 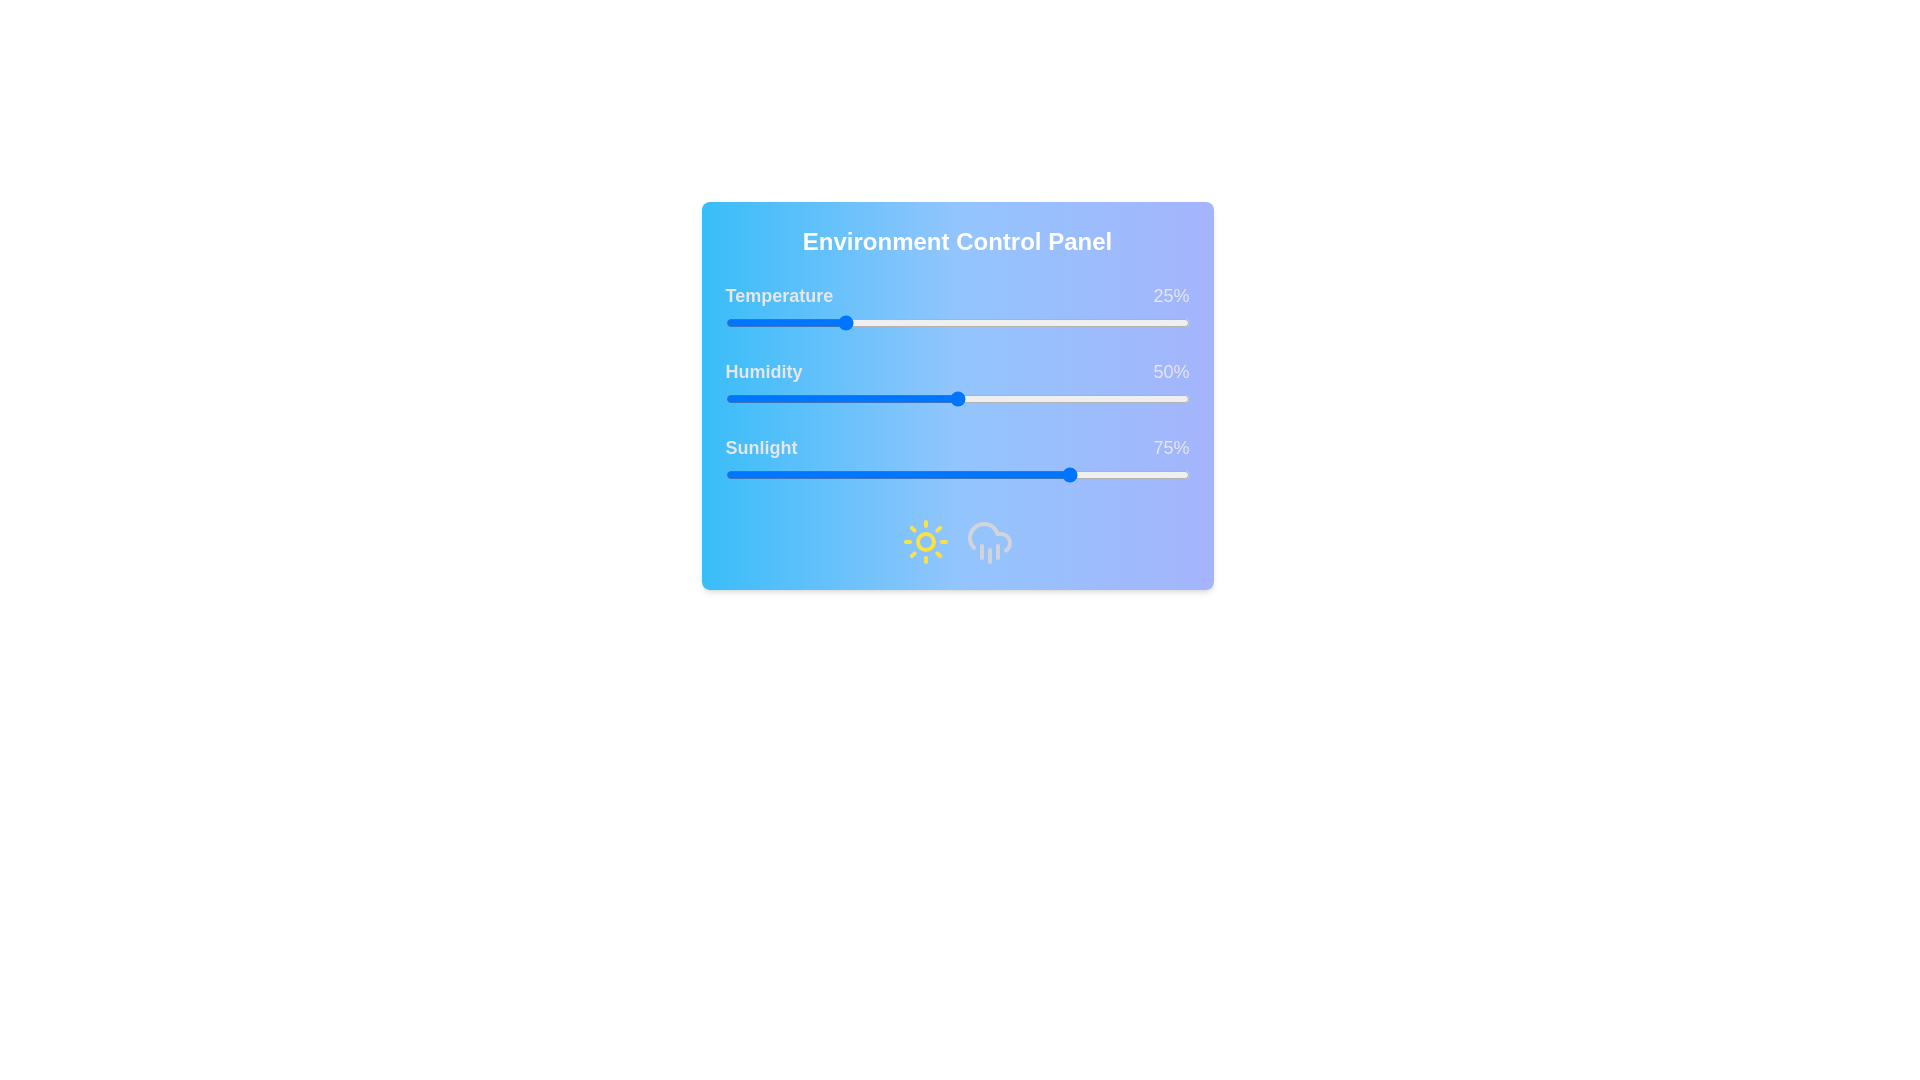 What do you see at coordinates (924, 542) in the screenshot?
I see `the Sun icon to toggle its state` at bounding box center [924, 542].